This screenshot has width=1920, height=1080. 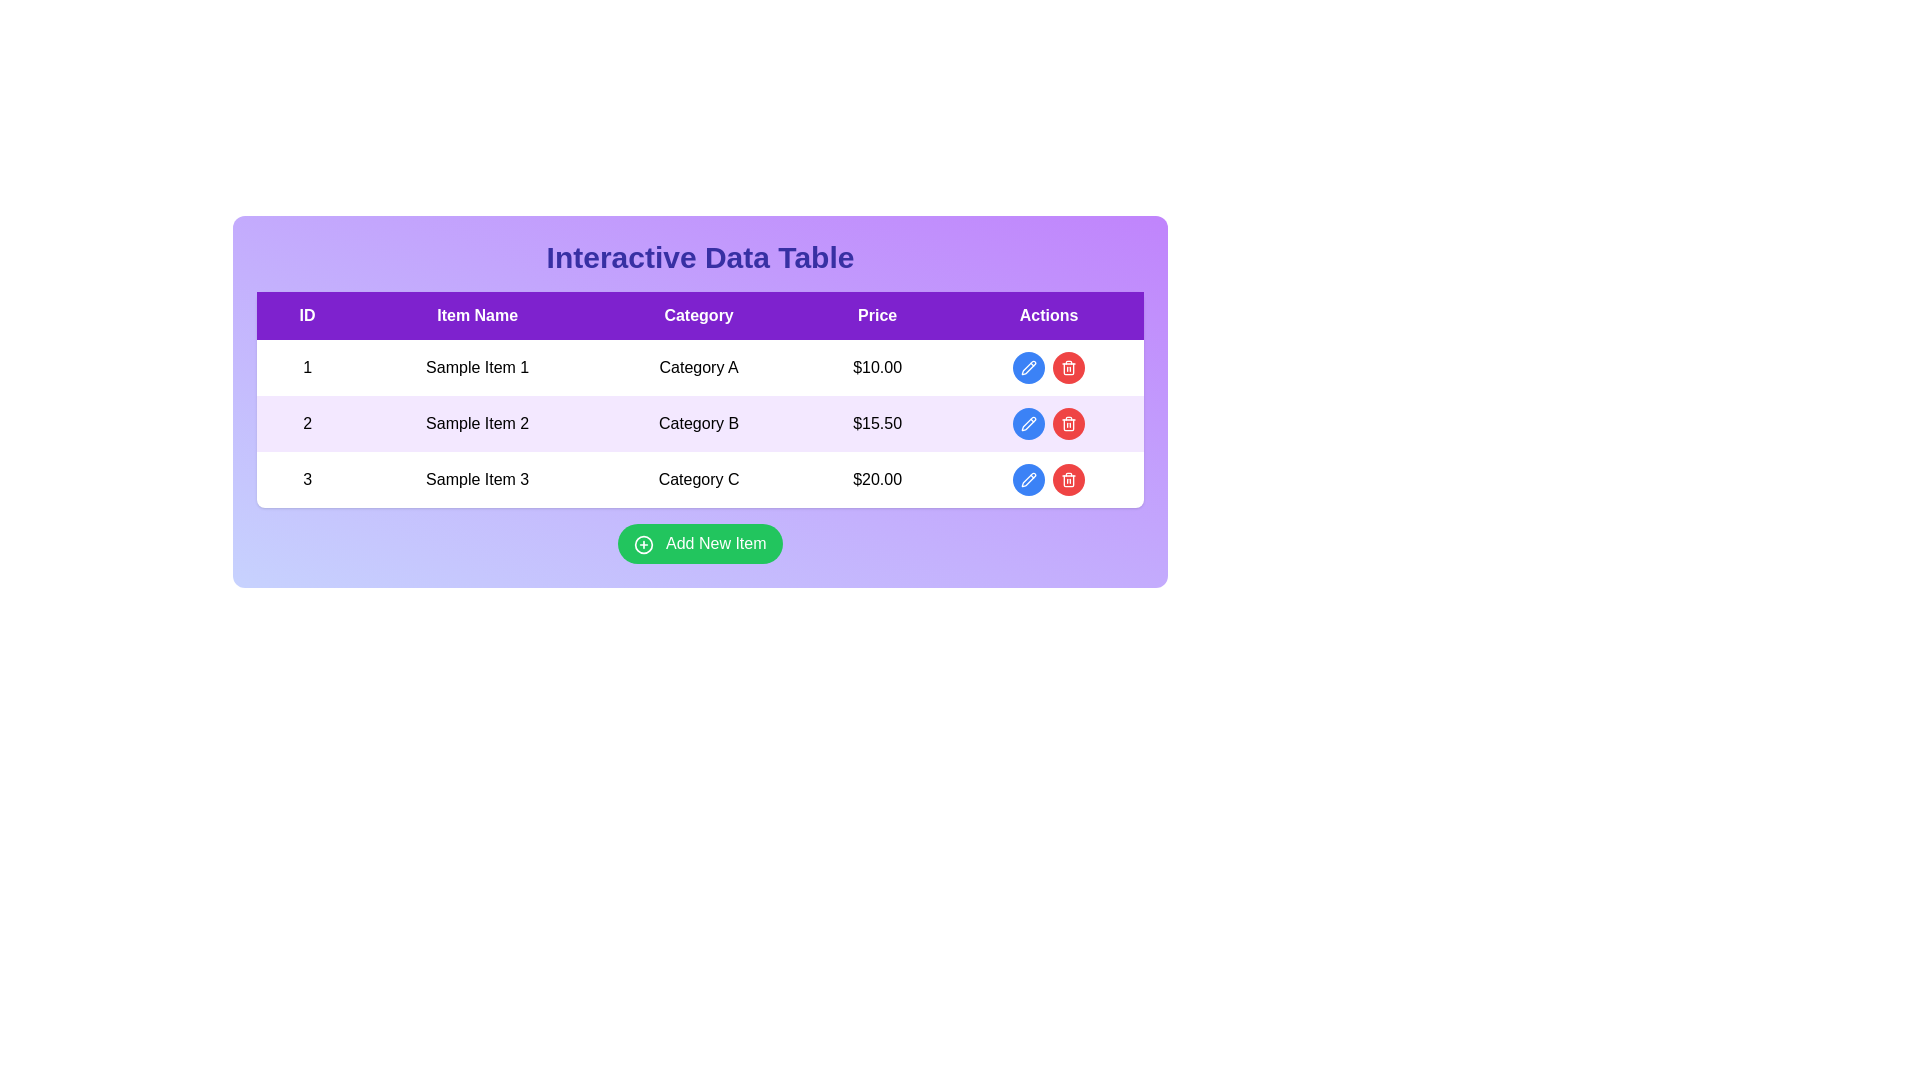 I want to click on the table cell representing the category for the item labeled 'Sample Item 3', located in the third row and third column of the table, so click(x=699, y=479).